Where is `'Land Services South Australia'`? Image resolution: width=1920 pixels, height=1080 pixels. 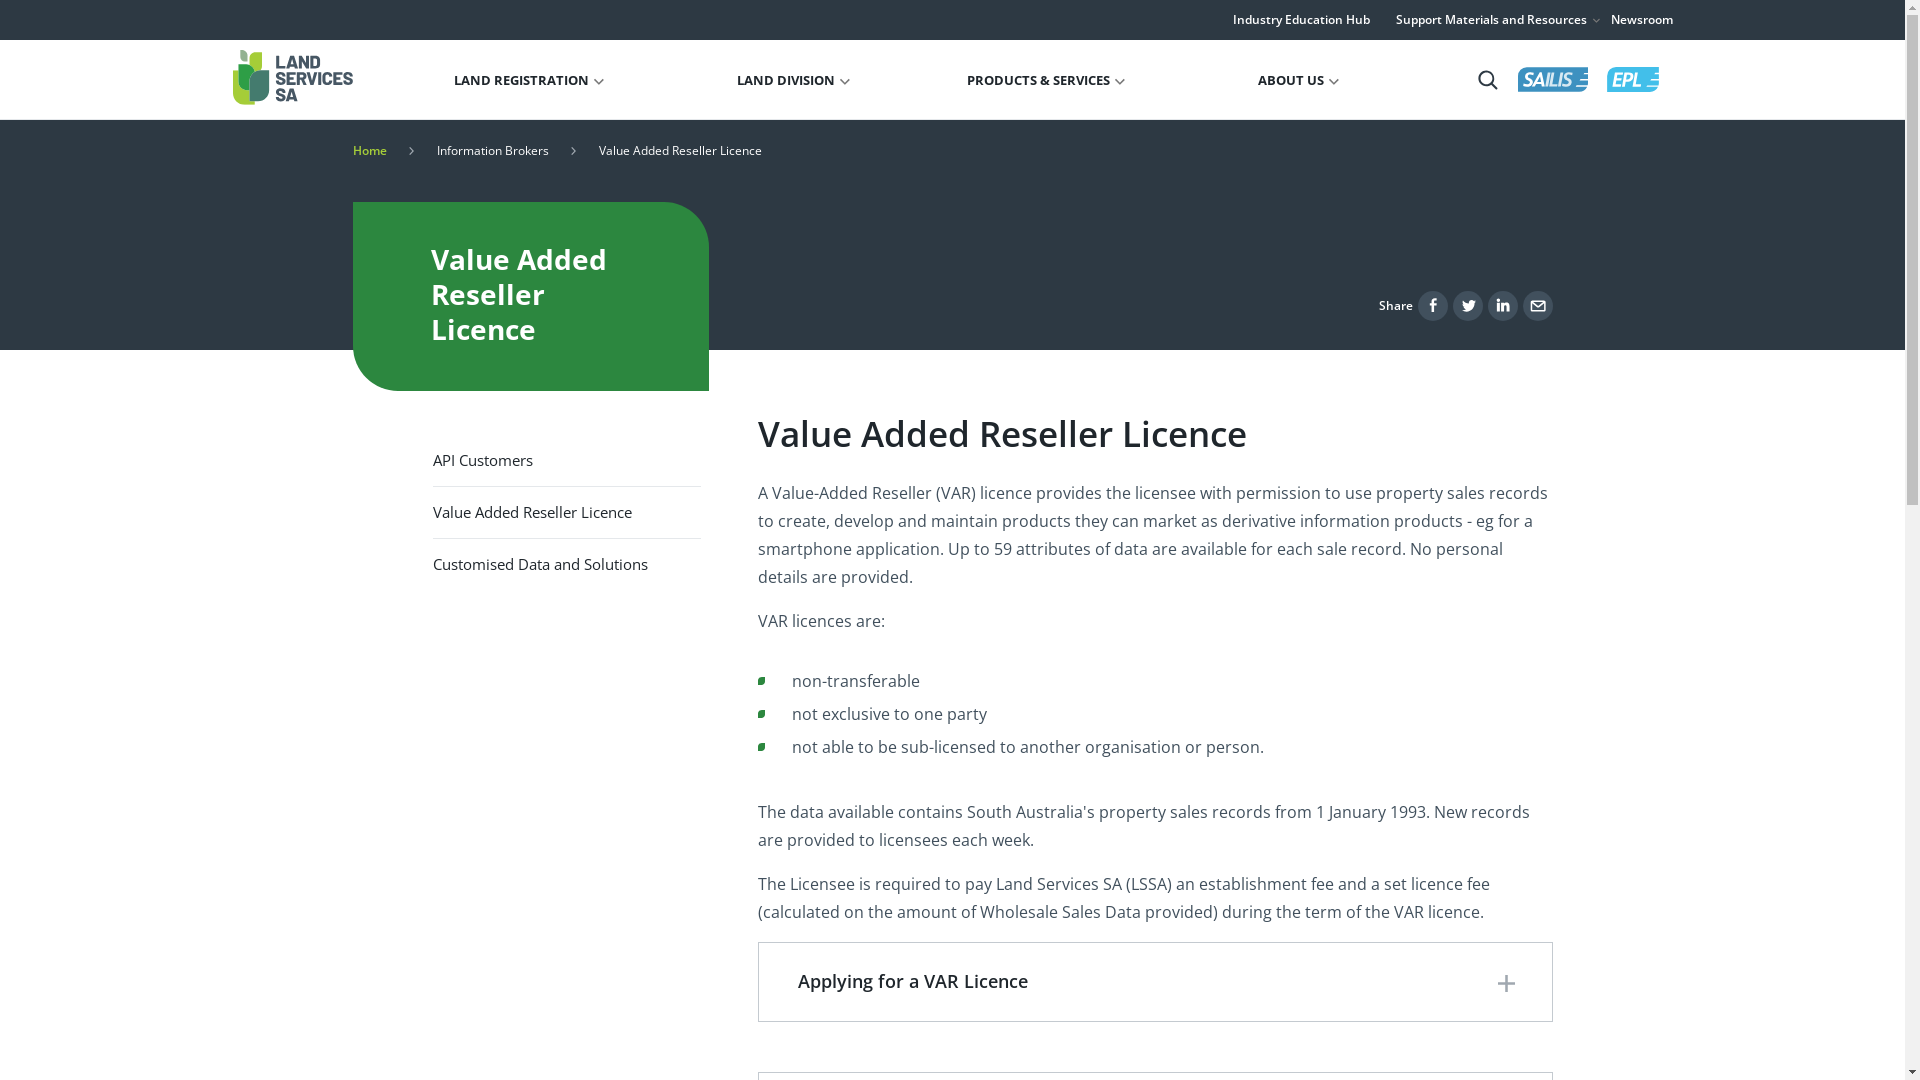 'Land Services South Australia' is located at coordinates (291, 76).